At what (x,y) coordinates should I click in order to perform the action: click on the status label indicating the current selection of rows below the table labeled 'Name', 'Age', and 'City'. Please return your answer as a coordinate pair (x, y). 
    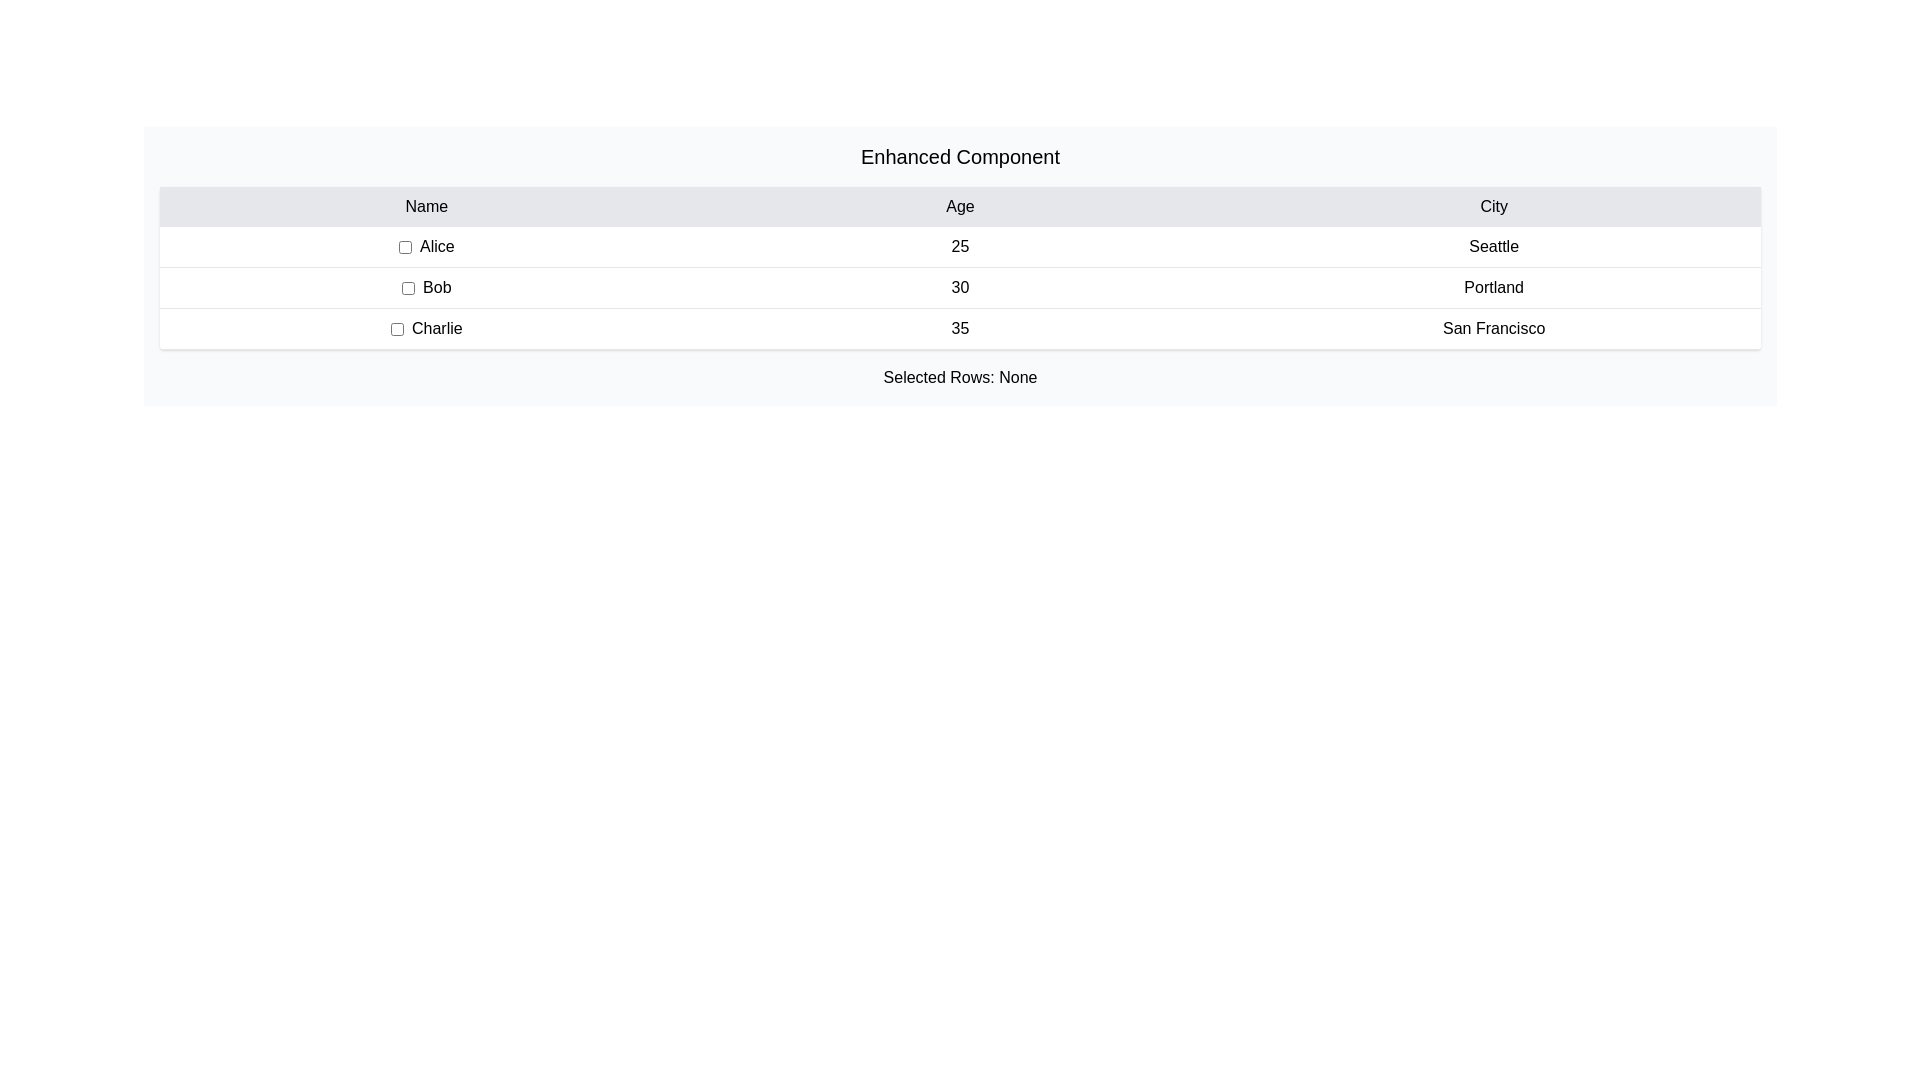
    Looking at the image, I should click on (960, 378).